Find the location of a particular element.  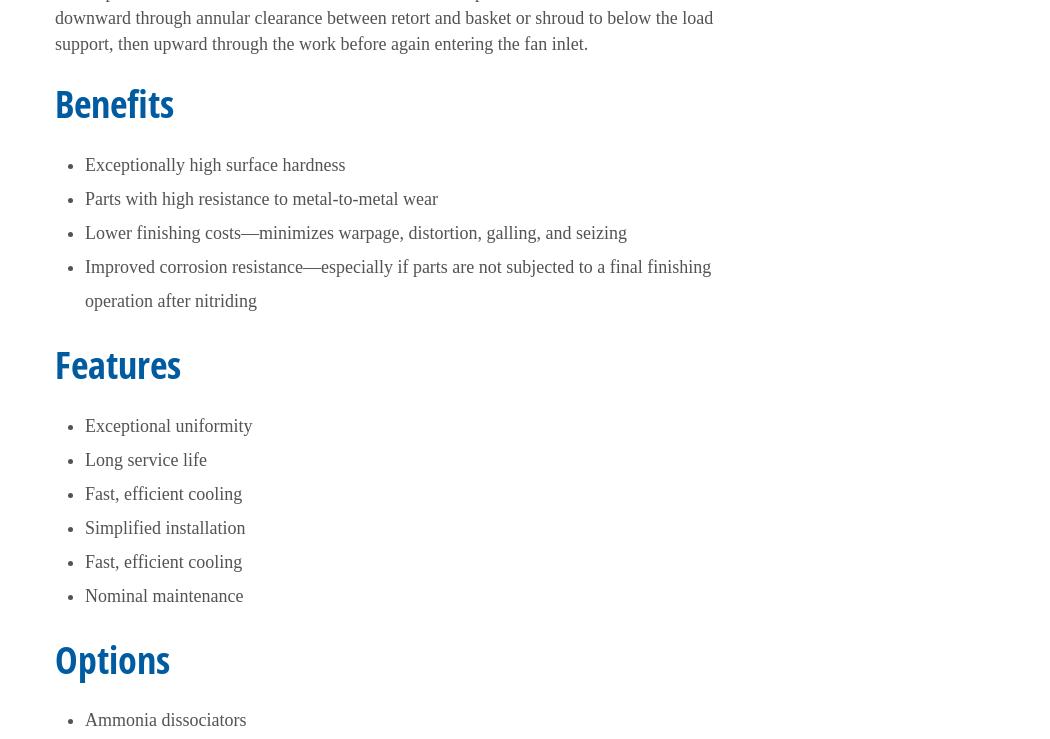

'Nominal maintenance' is located at coordinates (164, 594).